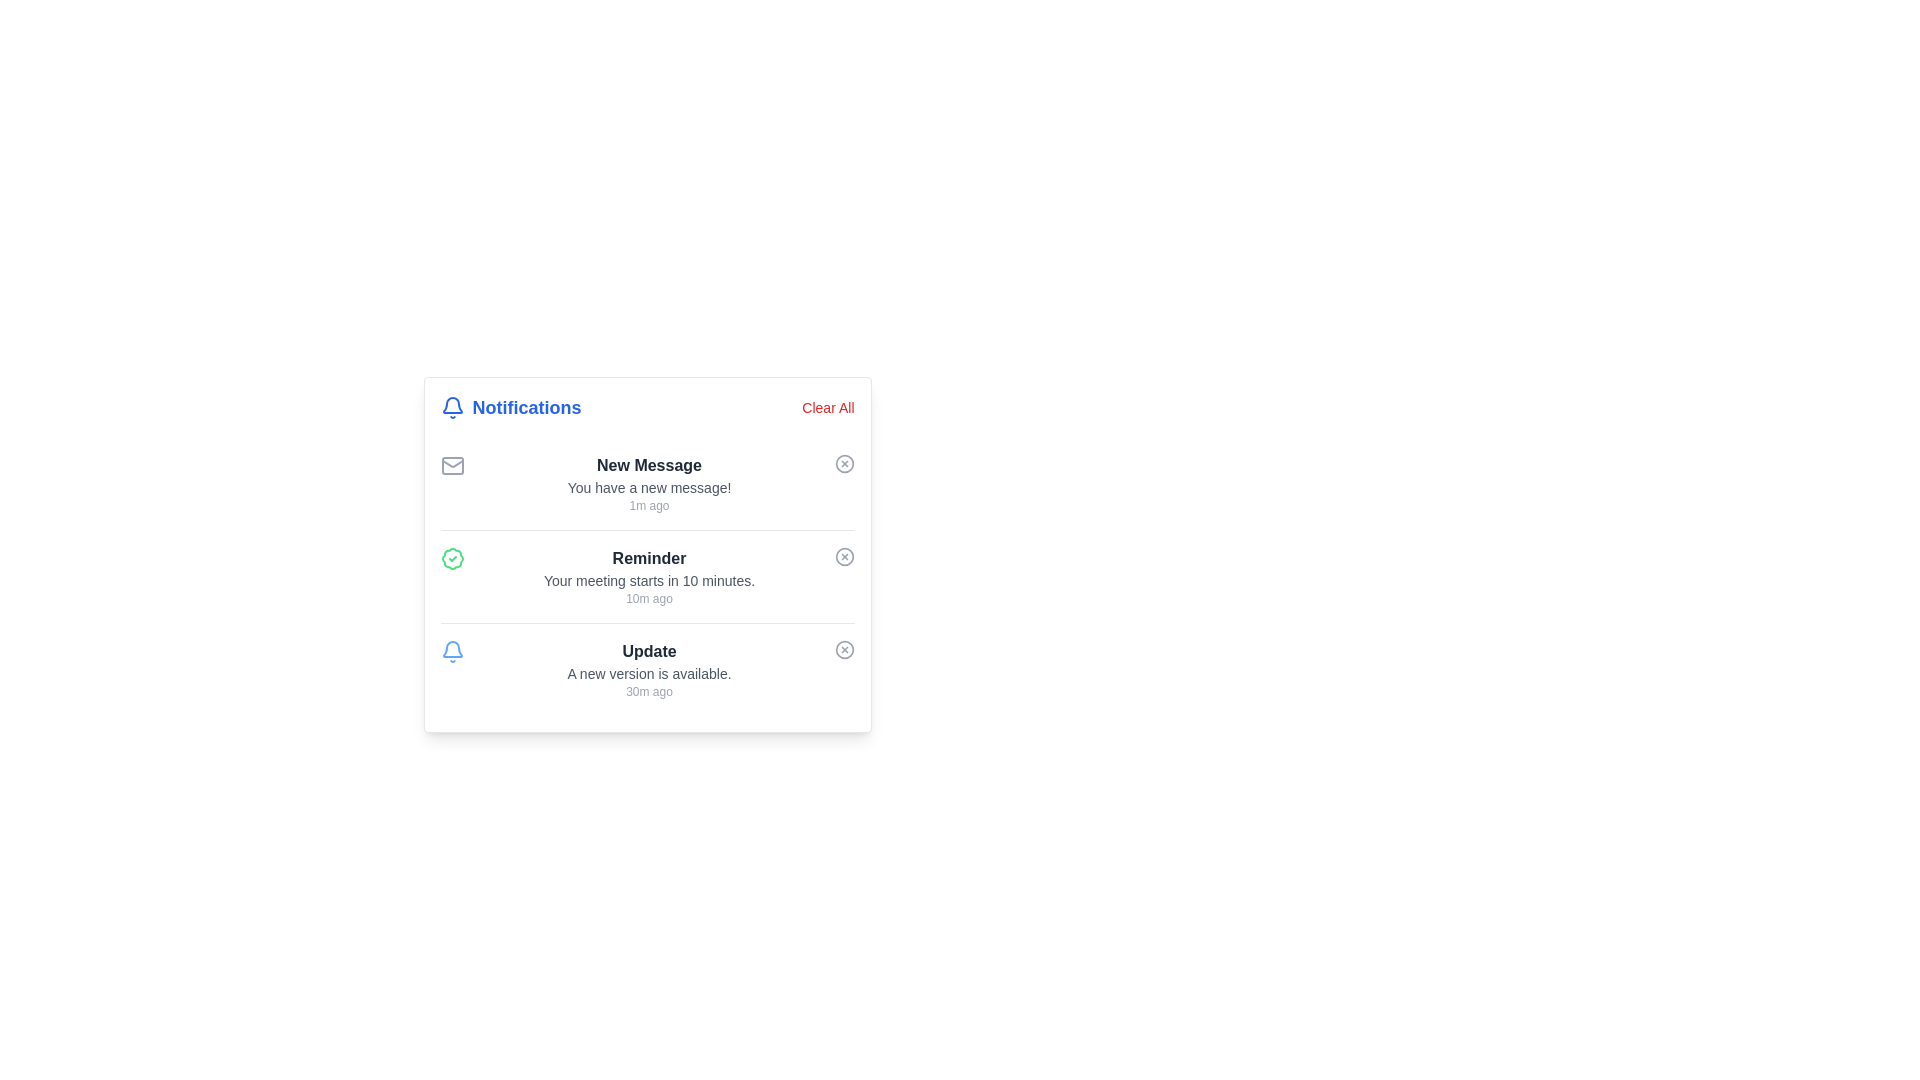  What do you see at coordinates (649, 504) in the screenshot?
I see `text label displaying '1m ago', which is located under the message 'You have a new message!' in the notification card` at bounding box center [649, 504].